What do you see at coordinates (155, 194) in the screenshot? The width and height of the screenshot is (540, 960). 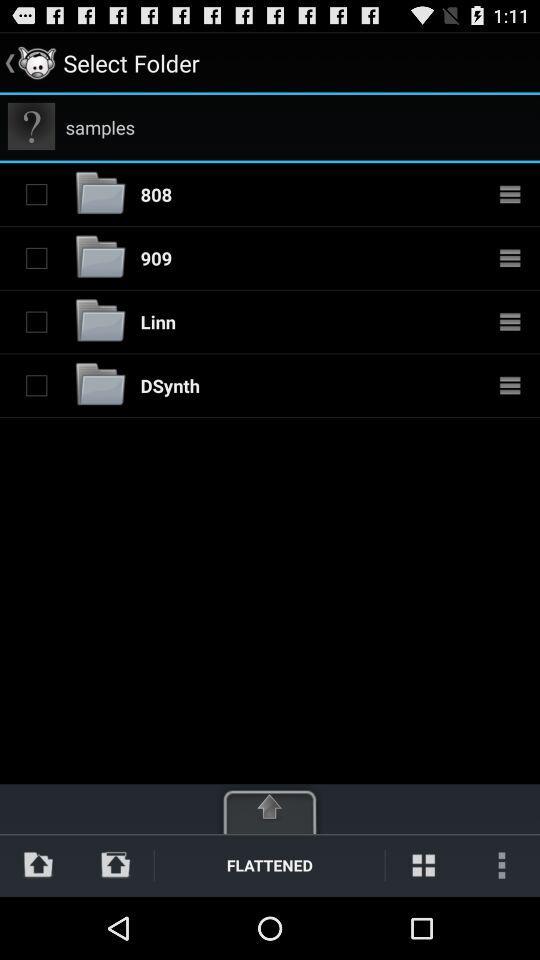 I see `the app above the 909` at bounding box center [155, 194].